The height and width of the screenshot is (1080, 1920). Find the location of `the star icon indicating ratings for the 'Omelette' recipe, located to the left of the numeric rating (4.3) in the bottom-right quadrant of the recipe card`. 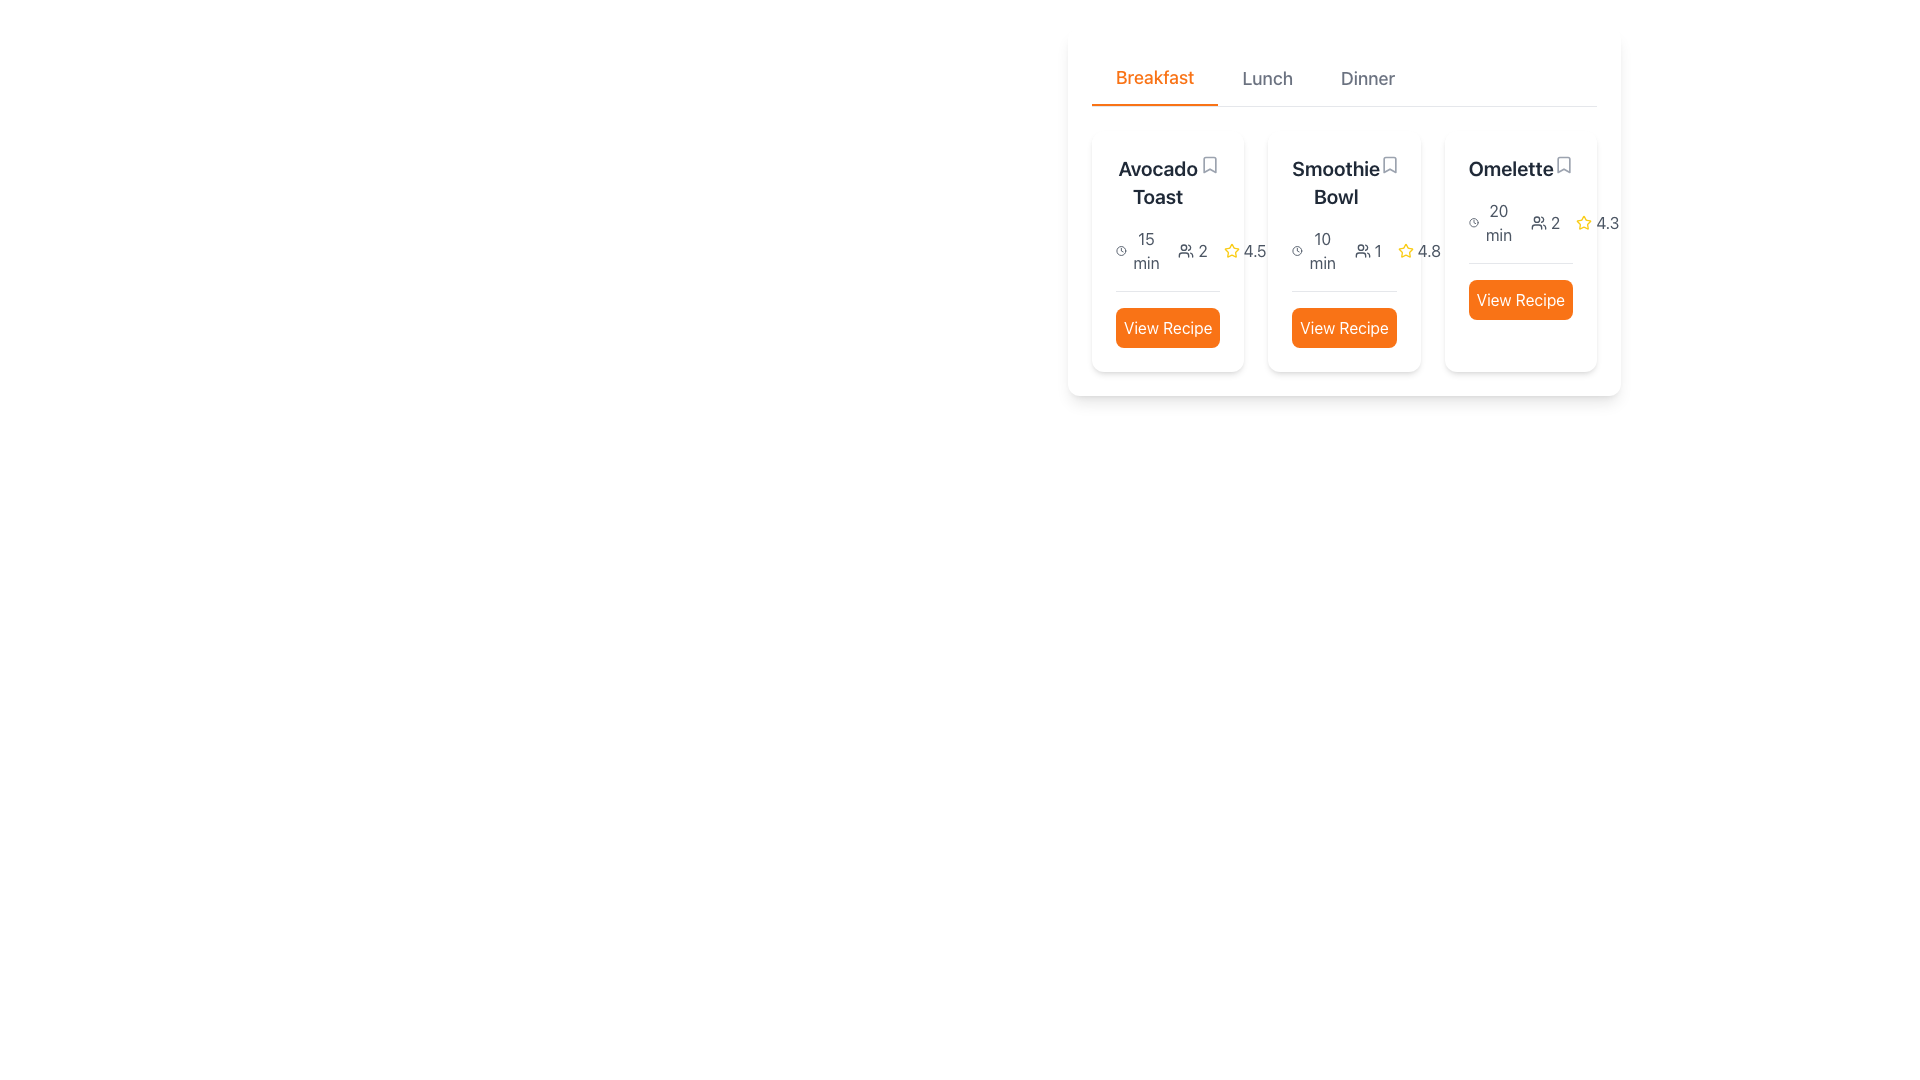

the star icon indicating ratings for the 'Omelette' recipe, located to the left of the numeric rating (4.3) in the bottom-right quadrant of the recipe card is located at coordinates (1404, 249).